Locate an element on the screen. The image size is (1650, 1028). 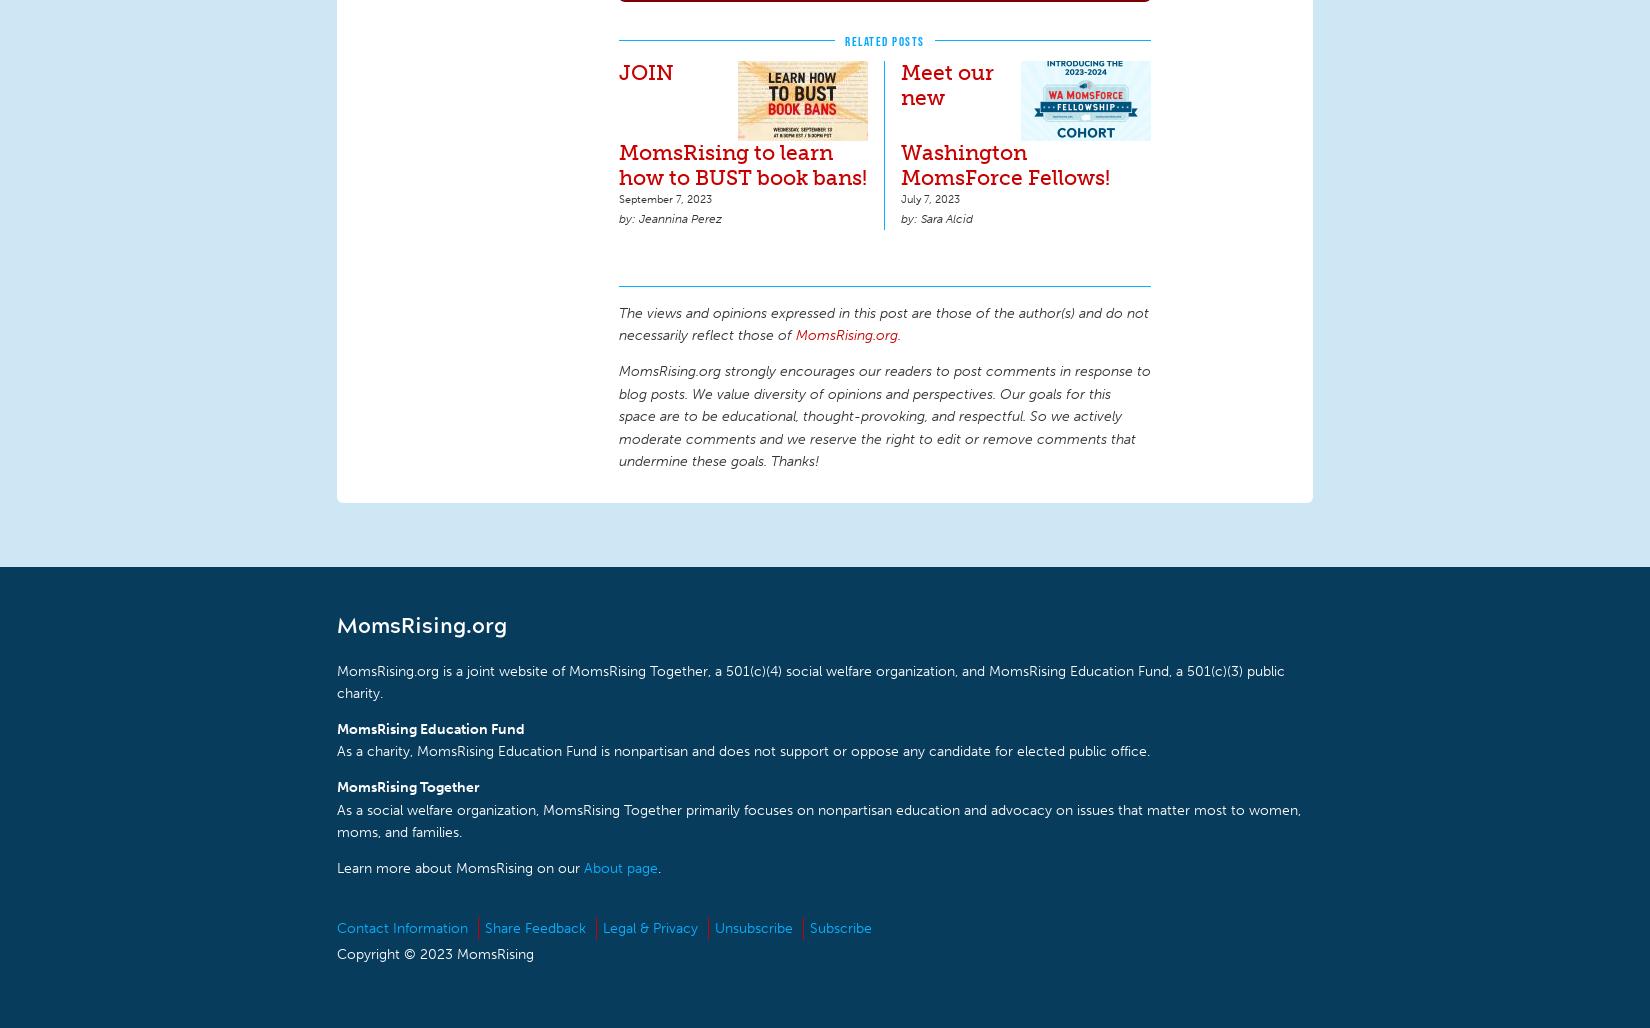
'Related Posts' is located at coordinates (884, 40).